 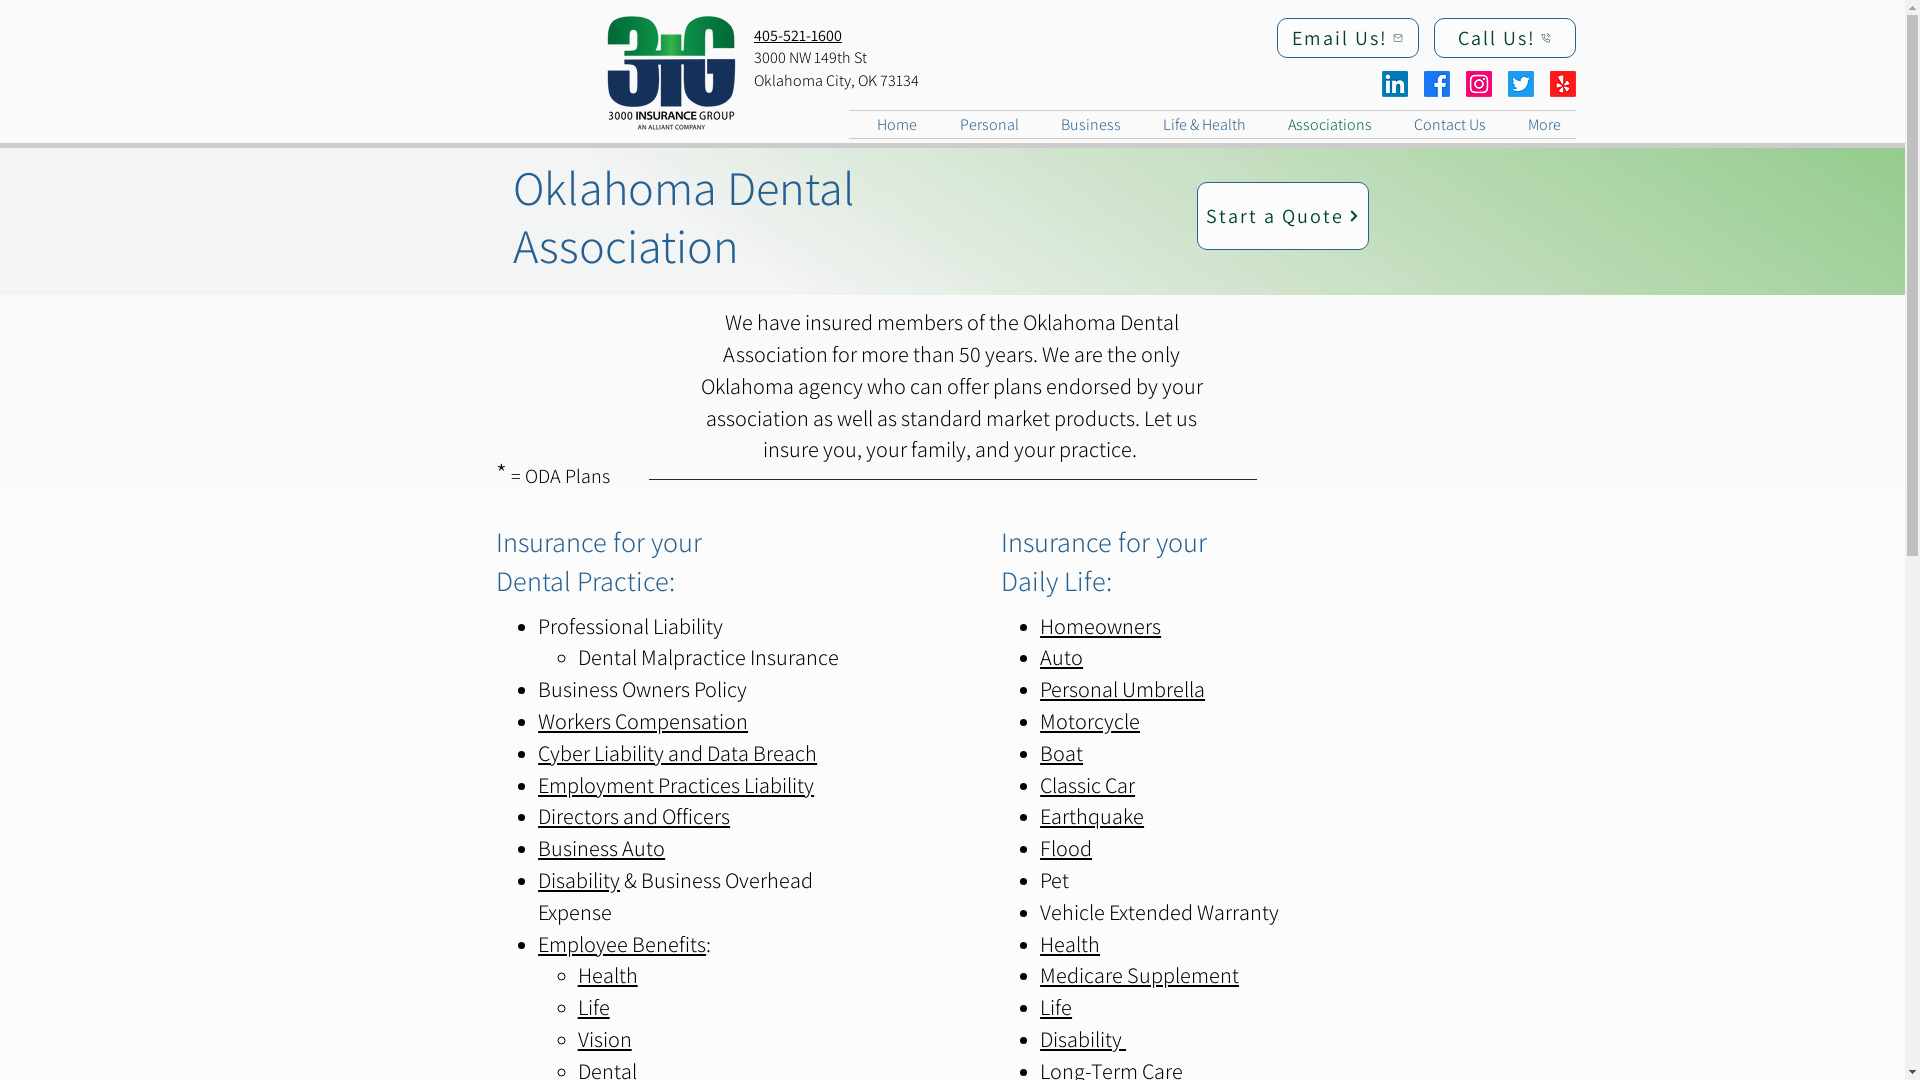 I want to click on 'Boat', so click(x=1060, y=753).